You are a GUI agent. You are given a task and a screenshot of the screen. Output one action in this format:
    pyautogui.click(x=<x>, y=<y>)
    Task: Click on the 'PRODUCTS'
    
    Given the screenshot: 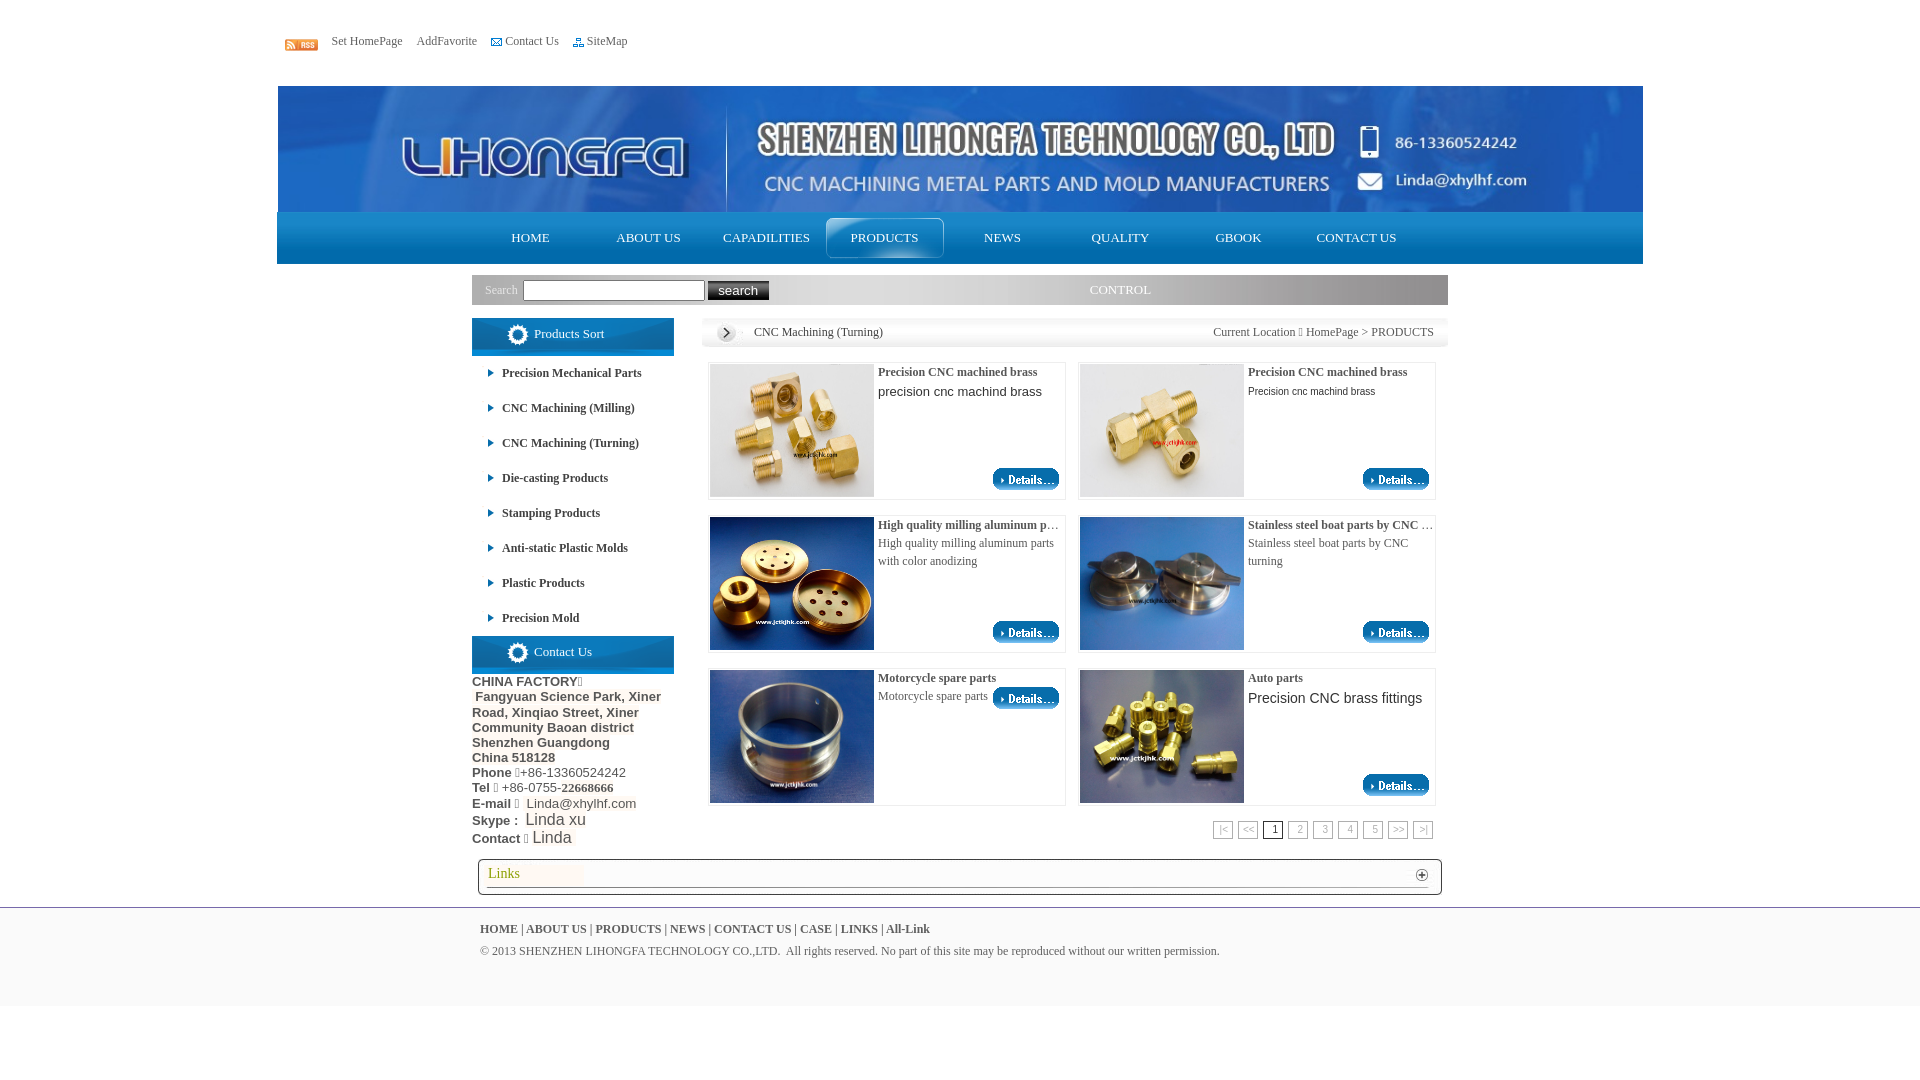 What is the action you would take?
    pyautogui.click(x=627, y=929)
    